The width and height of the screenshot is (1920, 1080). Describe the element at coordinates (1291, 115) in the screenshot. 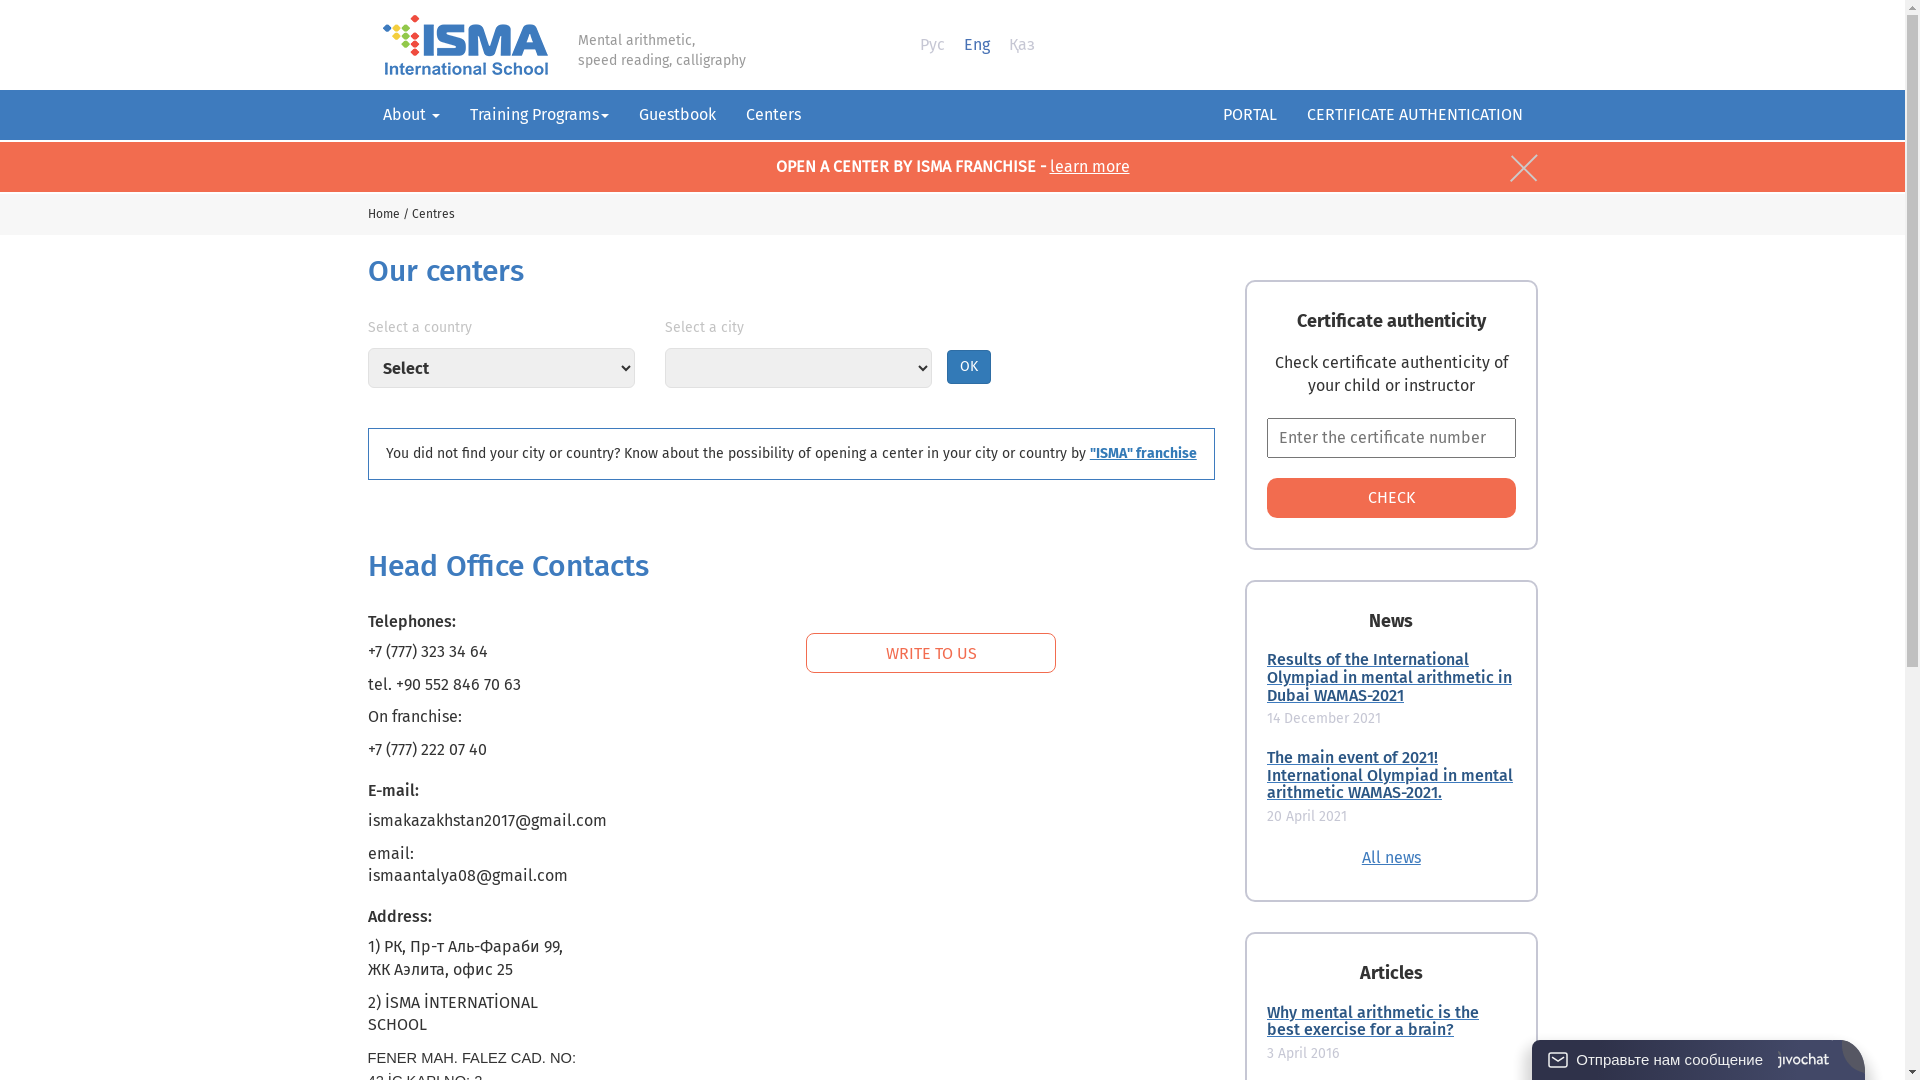

I see `'CERTIFICATE AUTHENTICATION'` at that location.